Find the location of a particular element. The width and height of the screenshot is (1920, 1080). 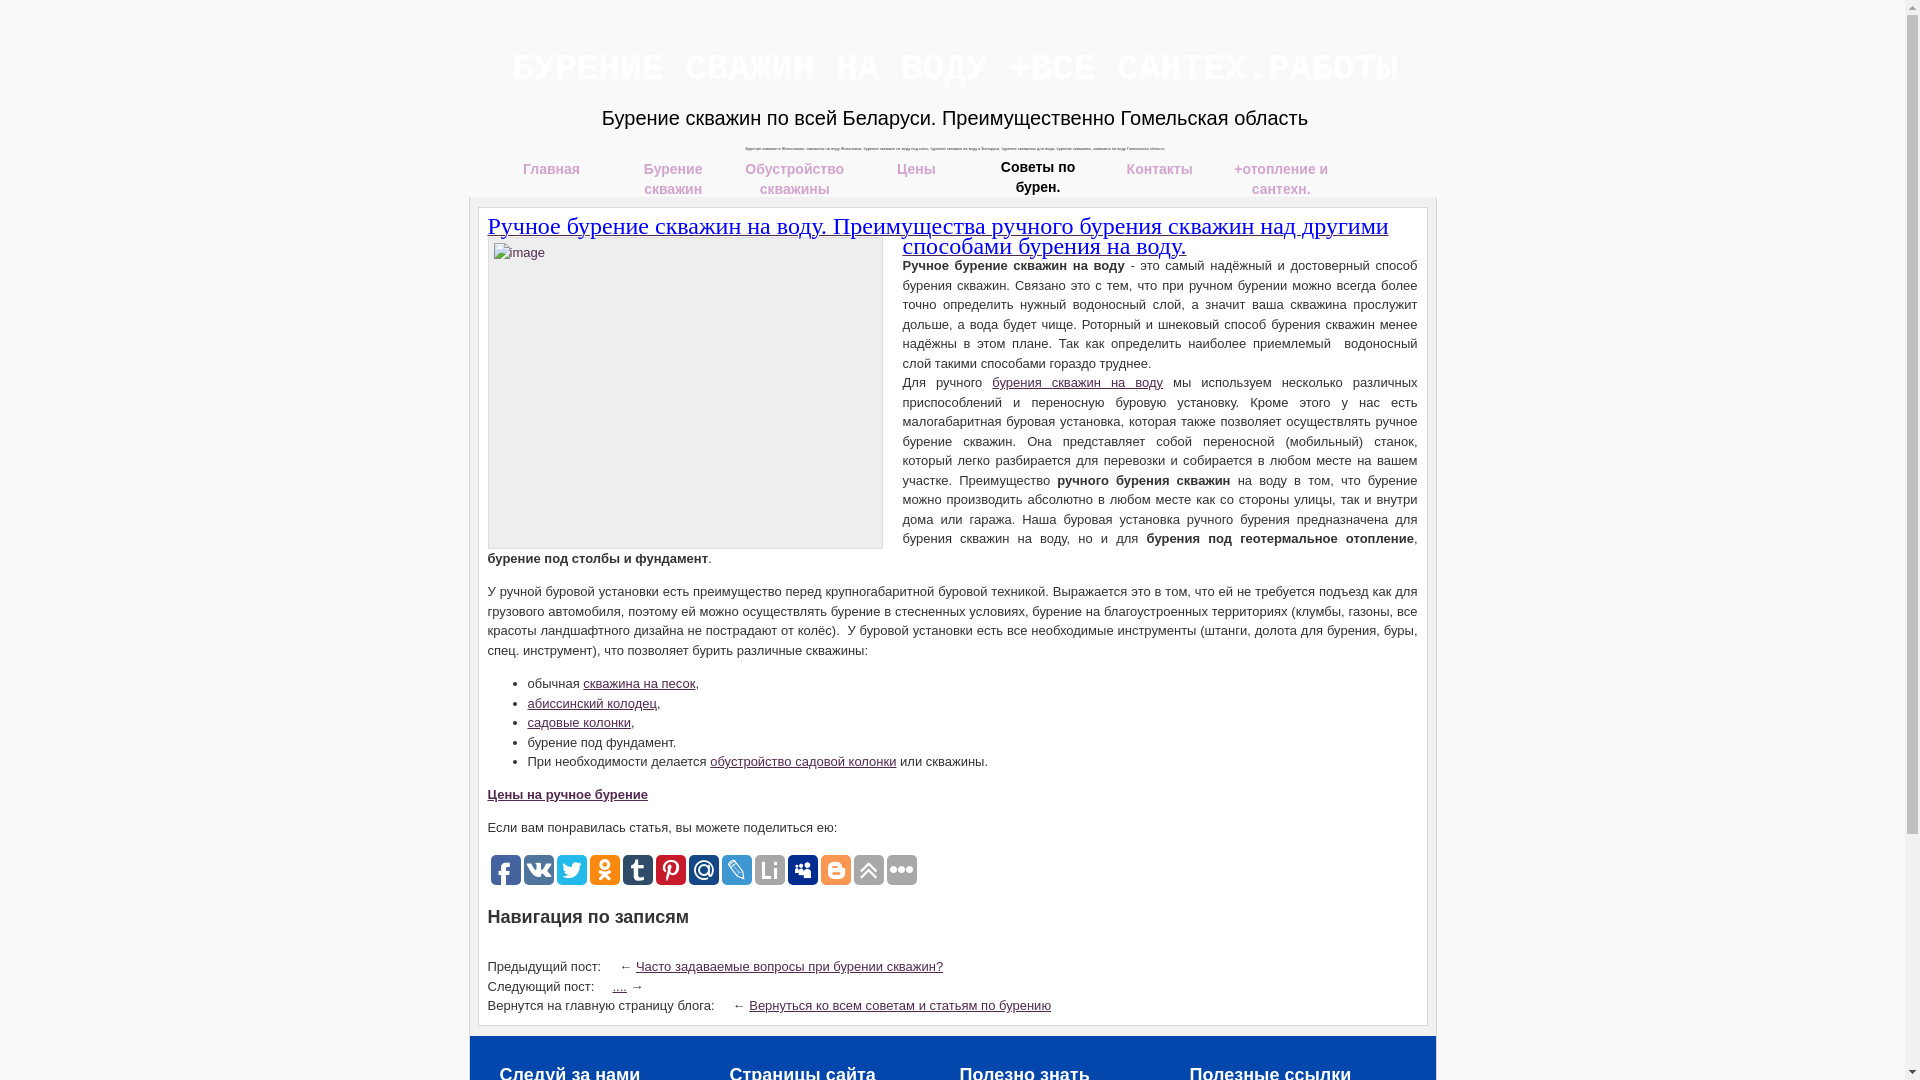

'....' is located at coordinates (618, 984).